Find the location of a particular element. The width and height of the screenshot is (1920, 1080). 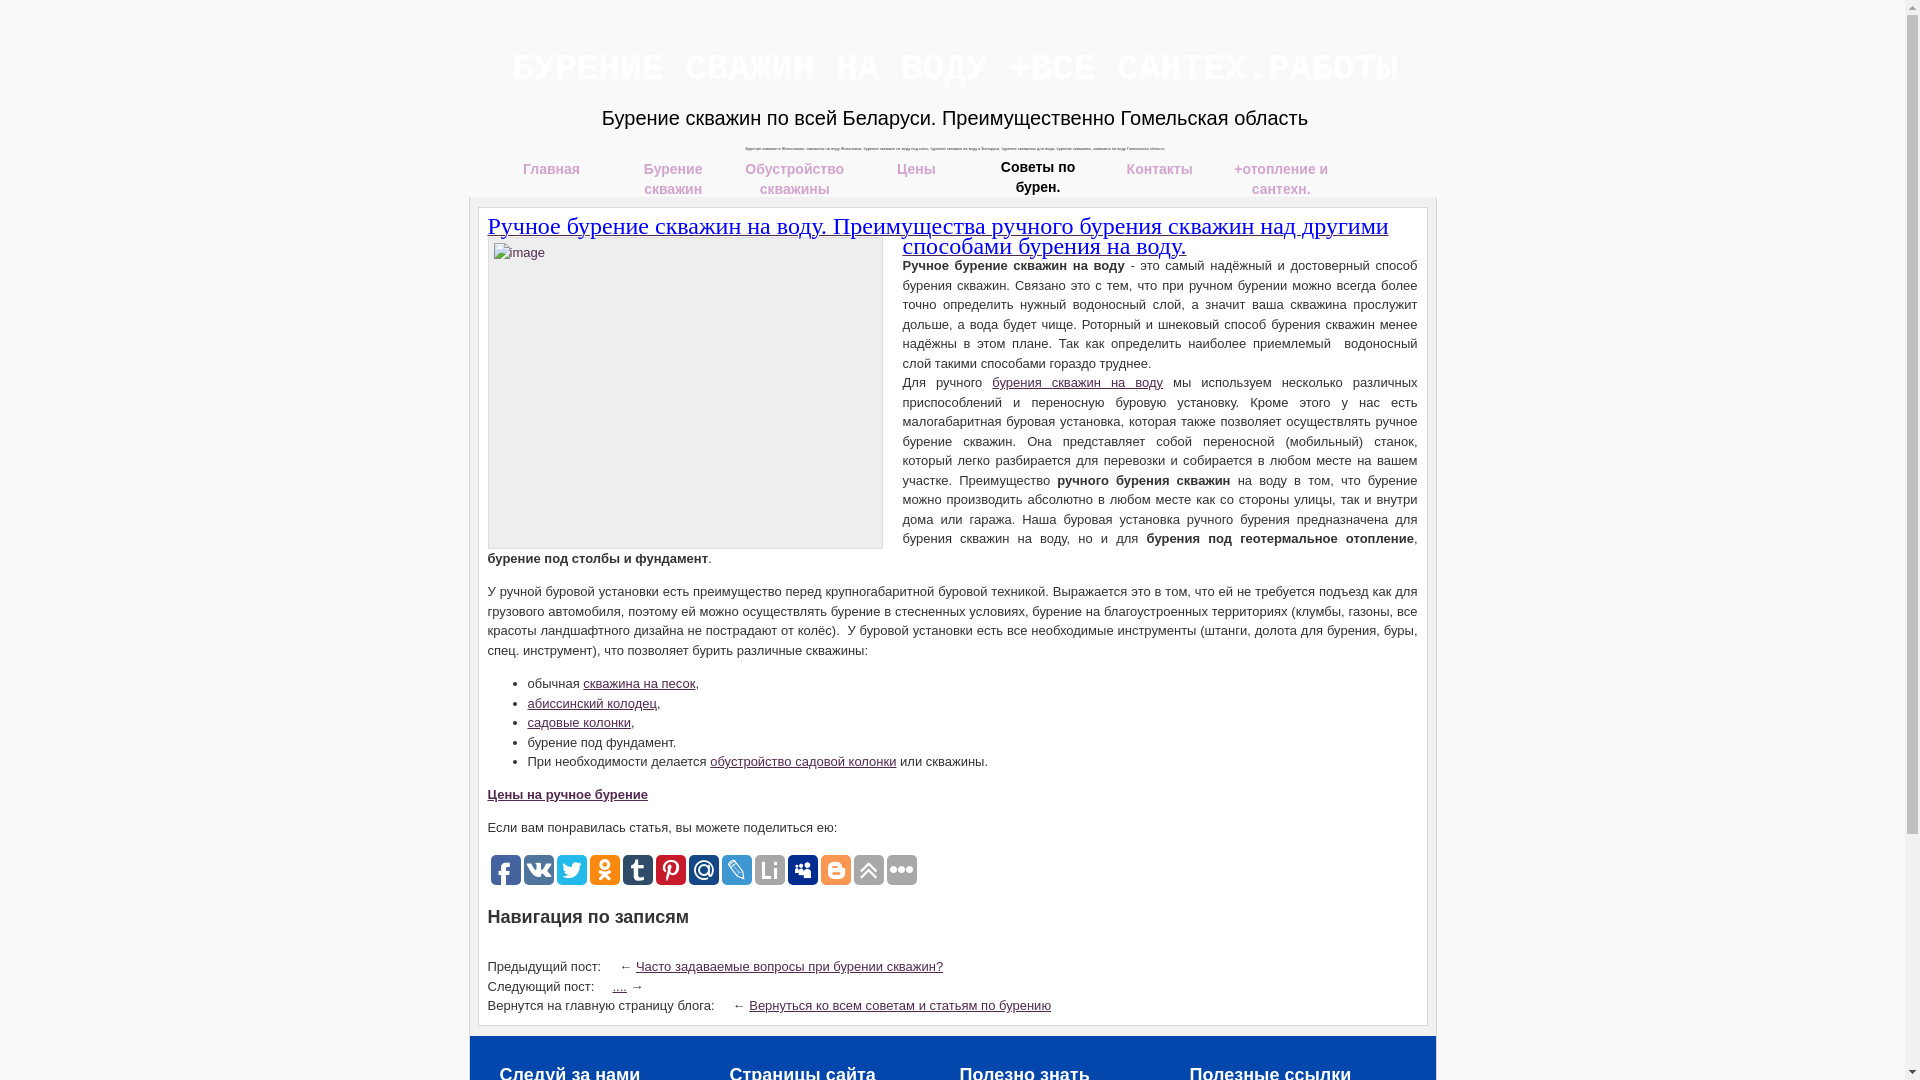

'....' is located at coordinates (618, 984).